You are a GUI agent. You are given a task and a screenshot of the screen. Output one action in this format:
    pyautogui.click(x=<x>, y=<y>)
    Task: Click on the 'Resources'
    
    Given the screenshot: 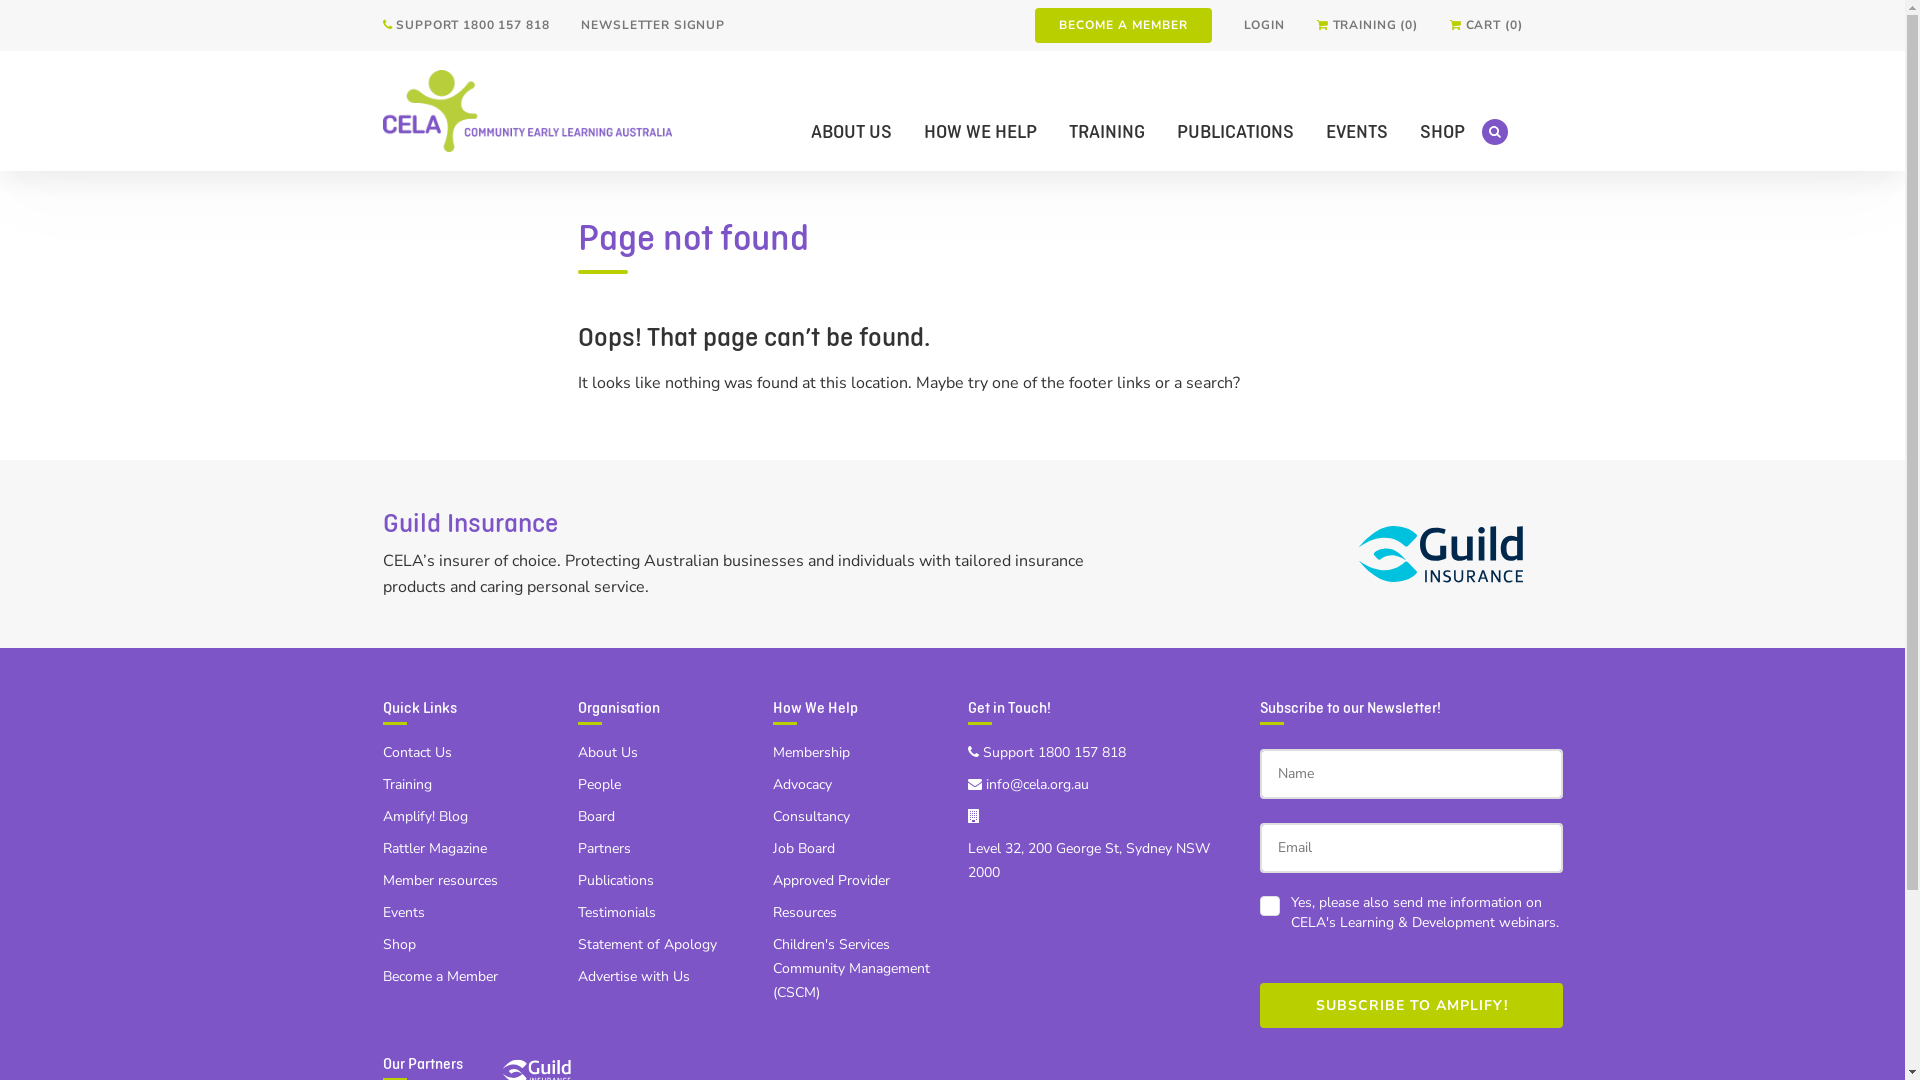 What is the action you would take?
    pyautogui.click(x=804, y=912)
    